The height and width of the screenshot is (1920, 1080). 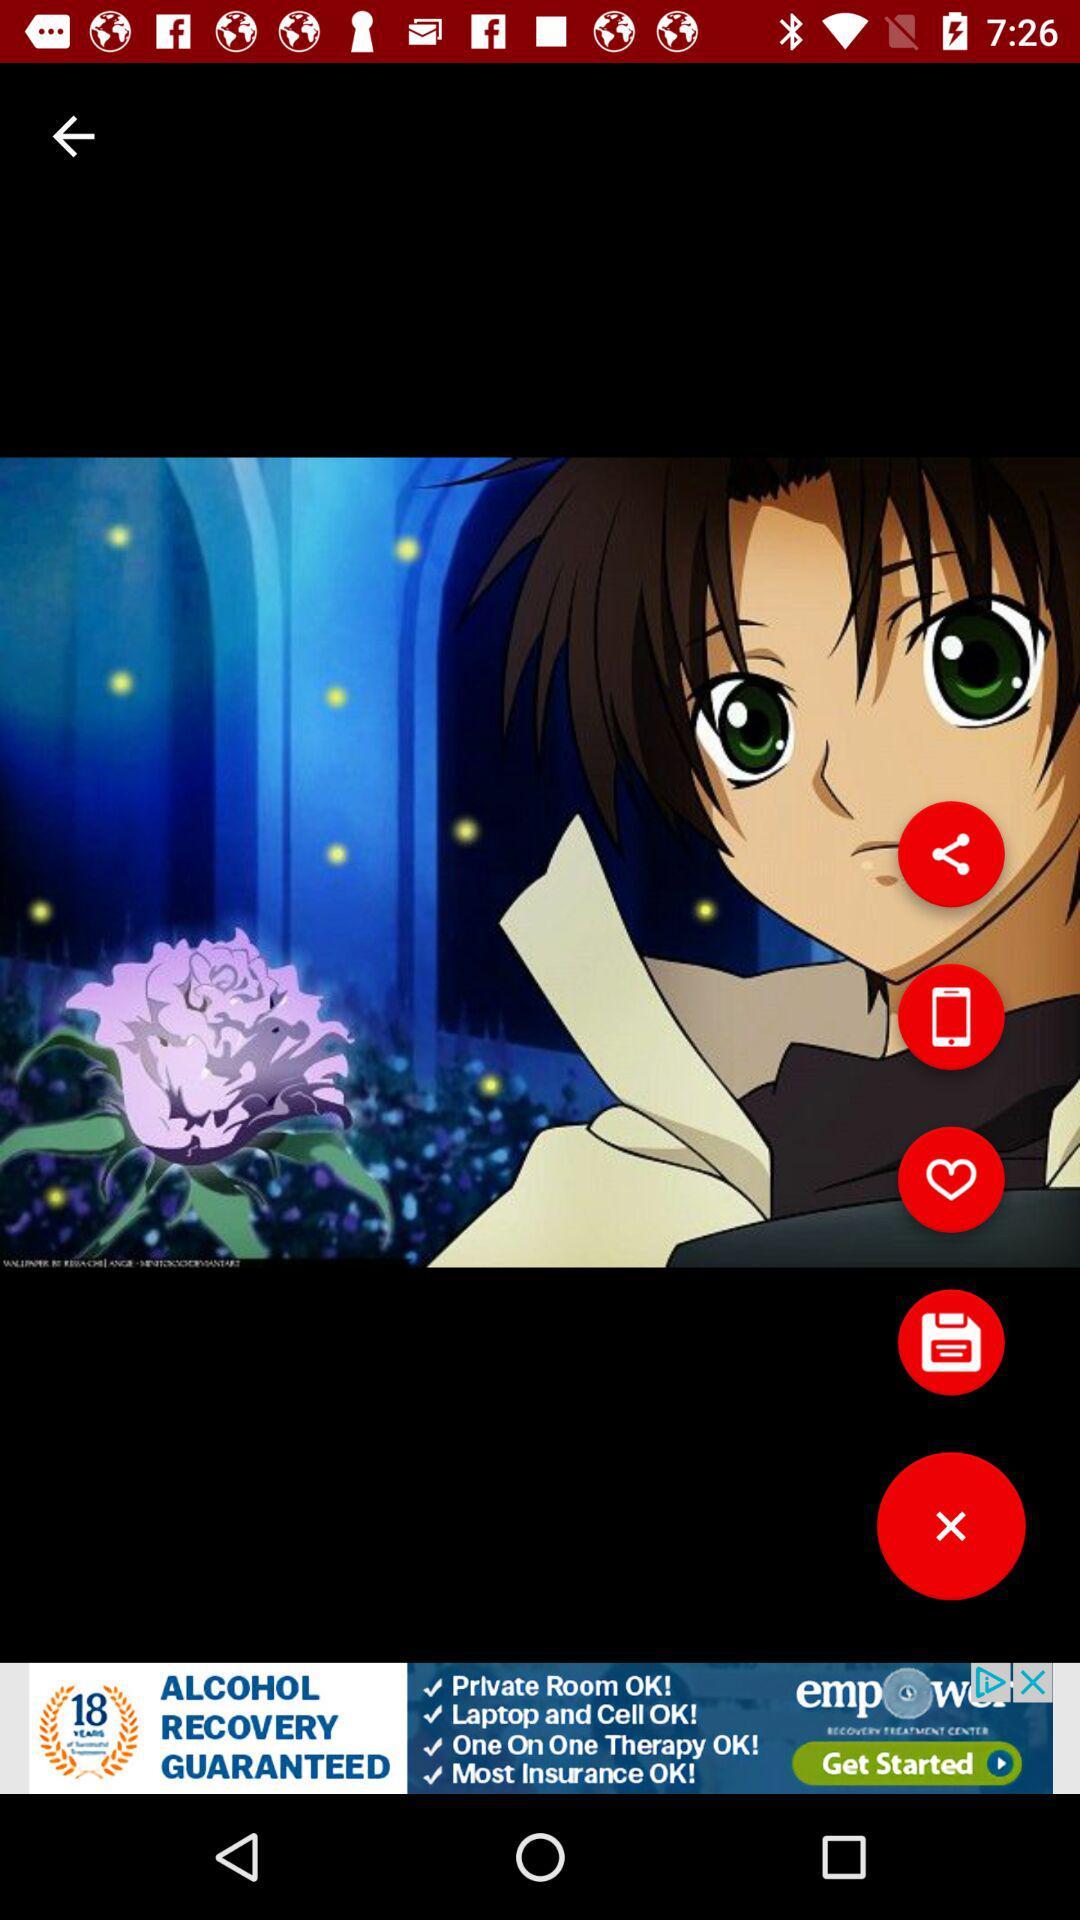 I want to click on mobile selection, so click(x=950, y=1024).